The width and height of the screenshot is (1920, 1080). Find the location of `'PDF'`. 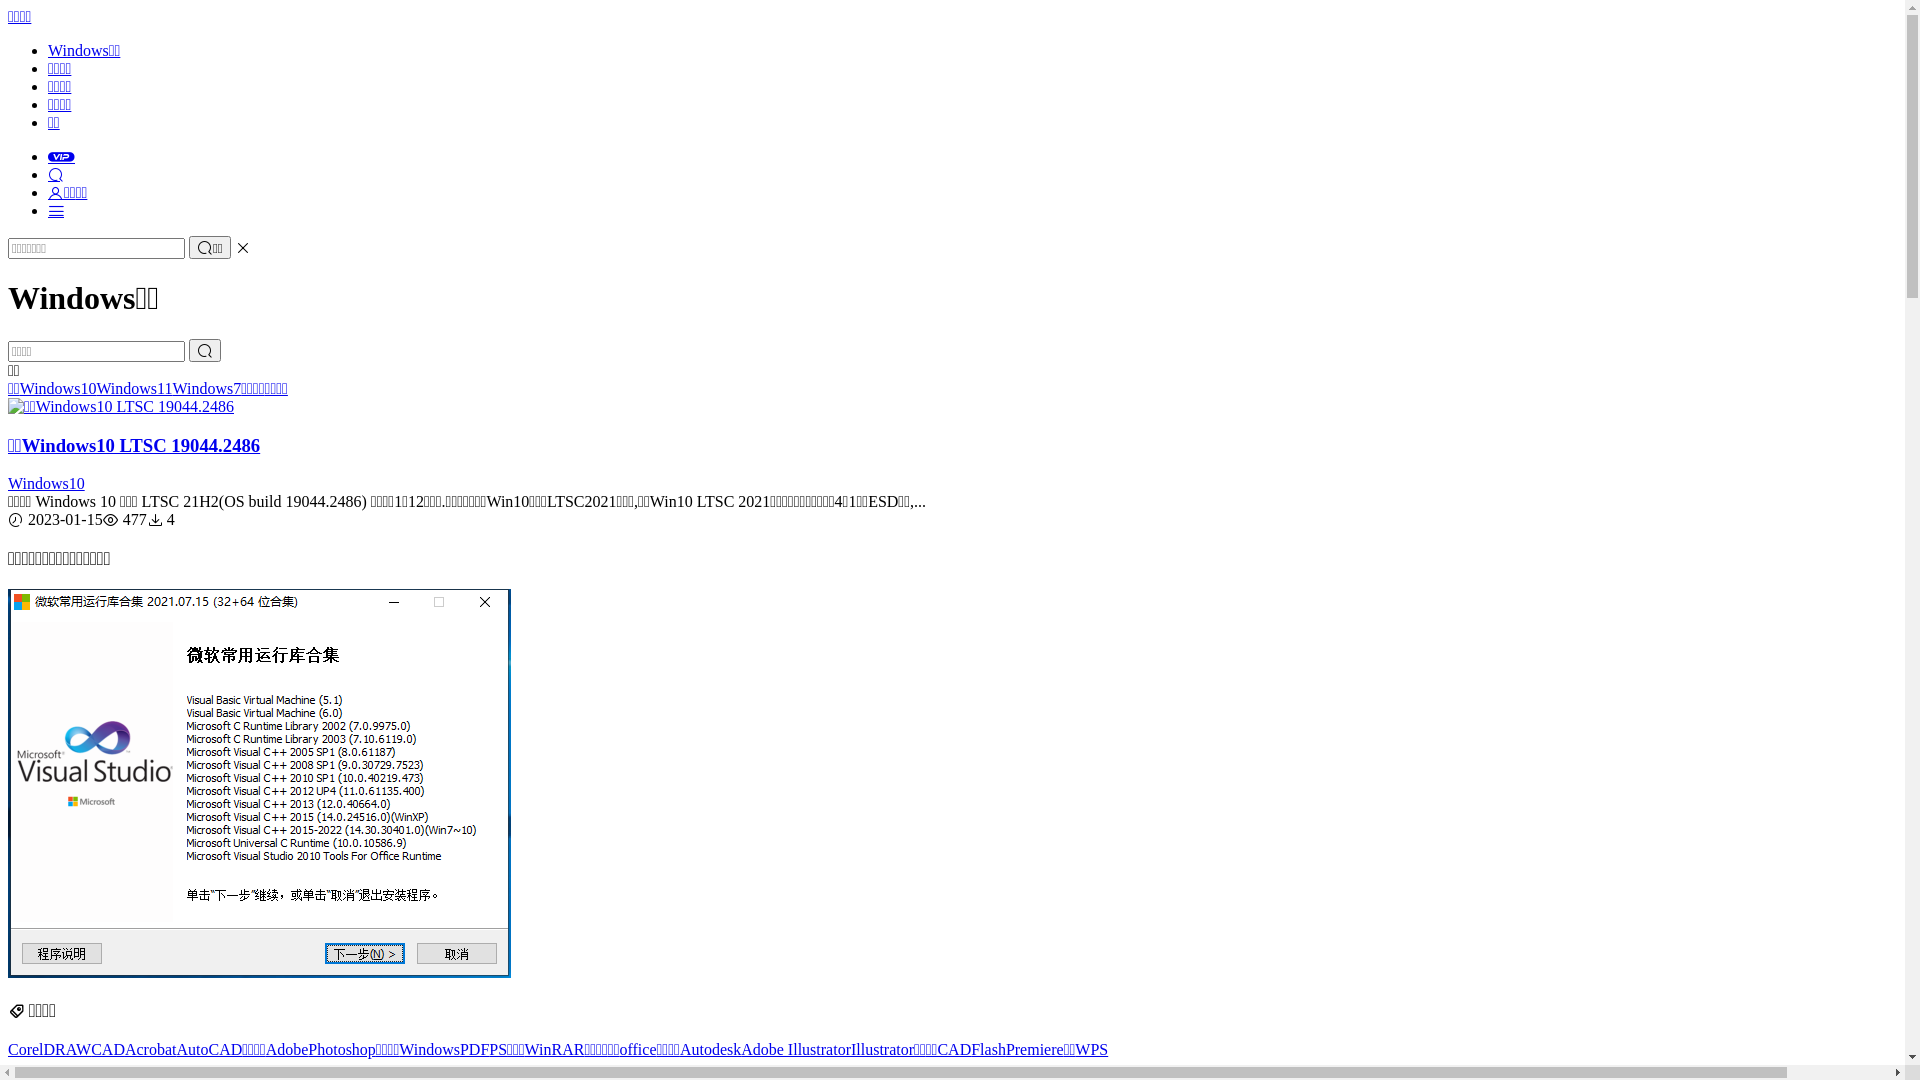

'PDF' is located at coordinates (459, 1048).